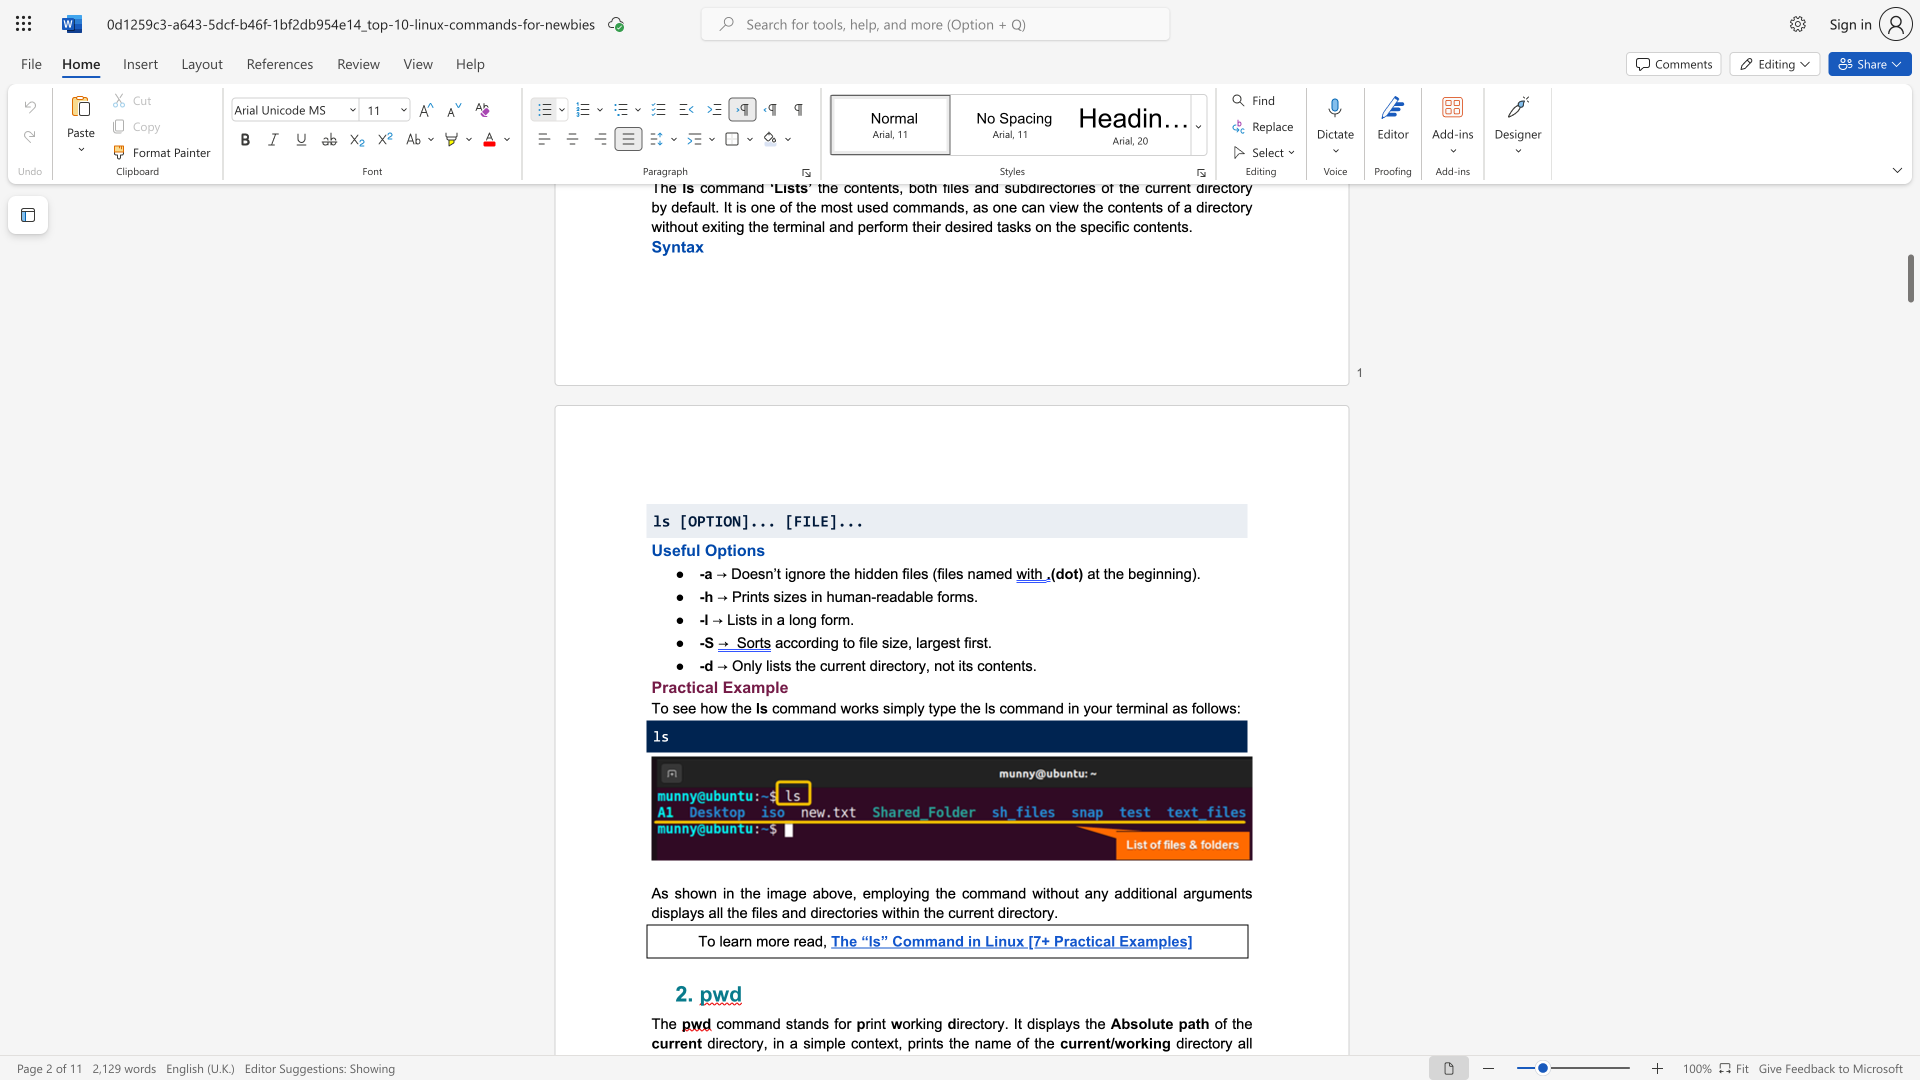 The height and width of the screenshot is (1080, 1920). I want to click on the 1th character "y" in the text, so click(757, 665).